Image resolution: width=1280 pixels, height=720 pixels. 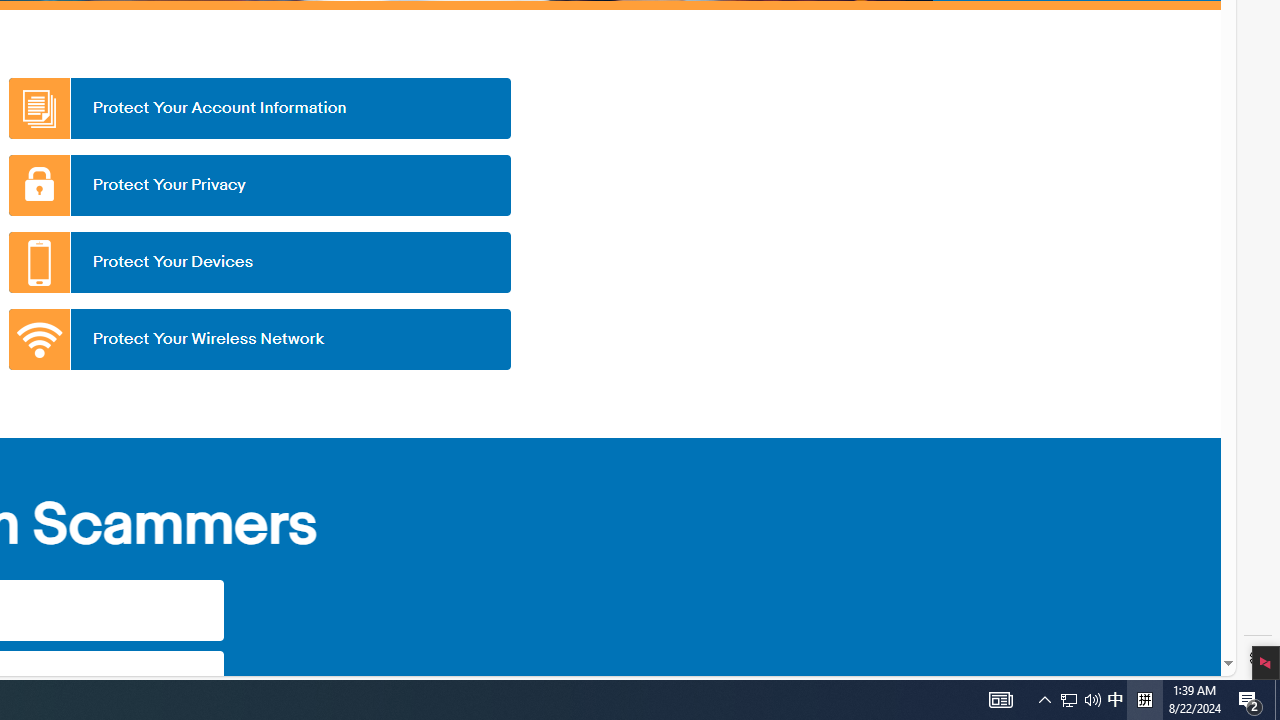 I want to click on 'Protect Your Wireless Network', so click(x=258, y=338).